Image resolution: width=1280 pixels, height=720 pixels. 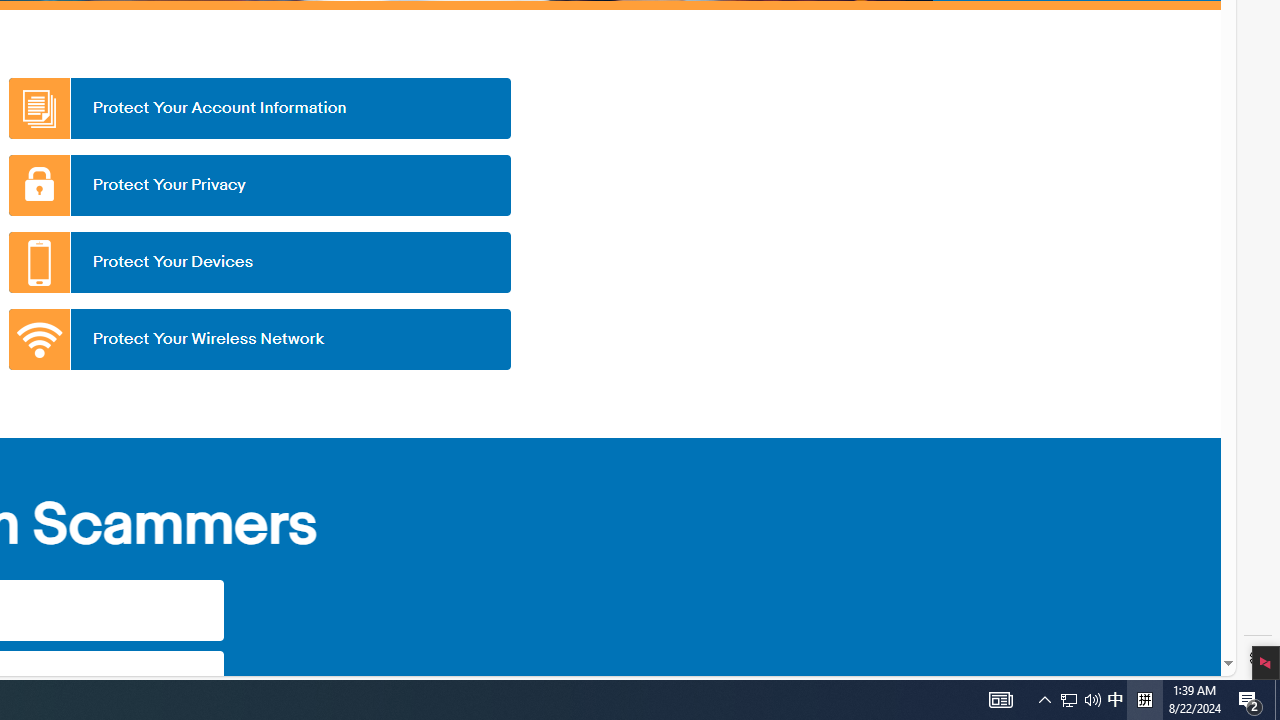 I want to click on 'Protect Your Wireless Network', so click(x=258, y=338).